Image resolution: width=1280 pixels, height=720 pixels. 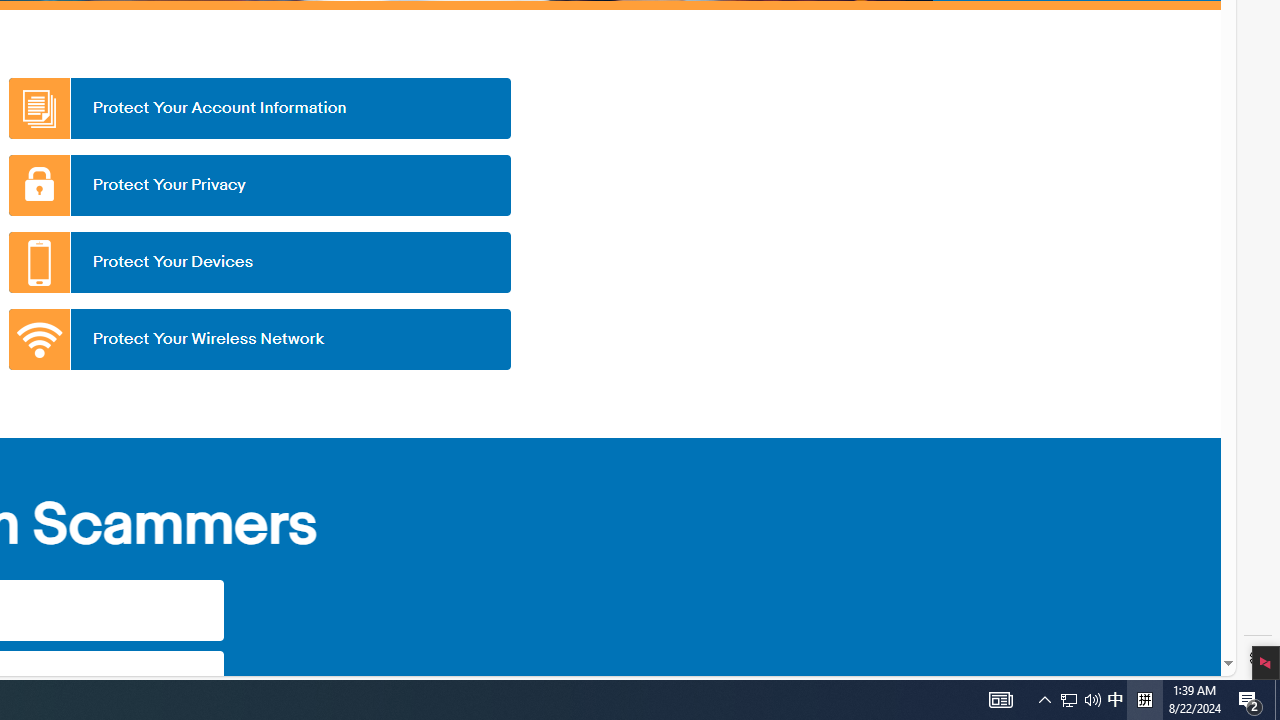 I want to click on 'Protect Your Wireless Network', so click(x=258, y=338).